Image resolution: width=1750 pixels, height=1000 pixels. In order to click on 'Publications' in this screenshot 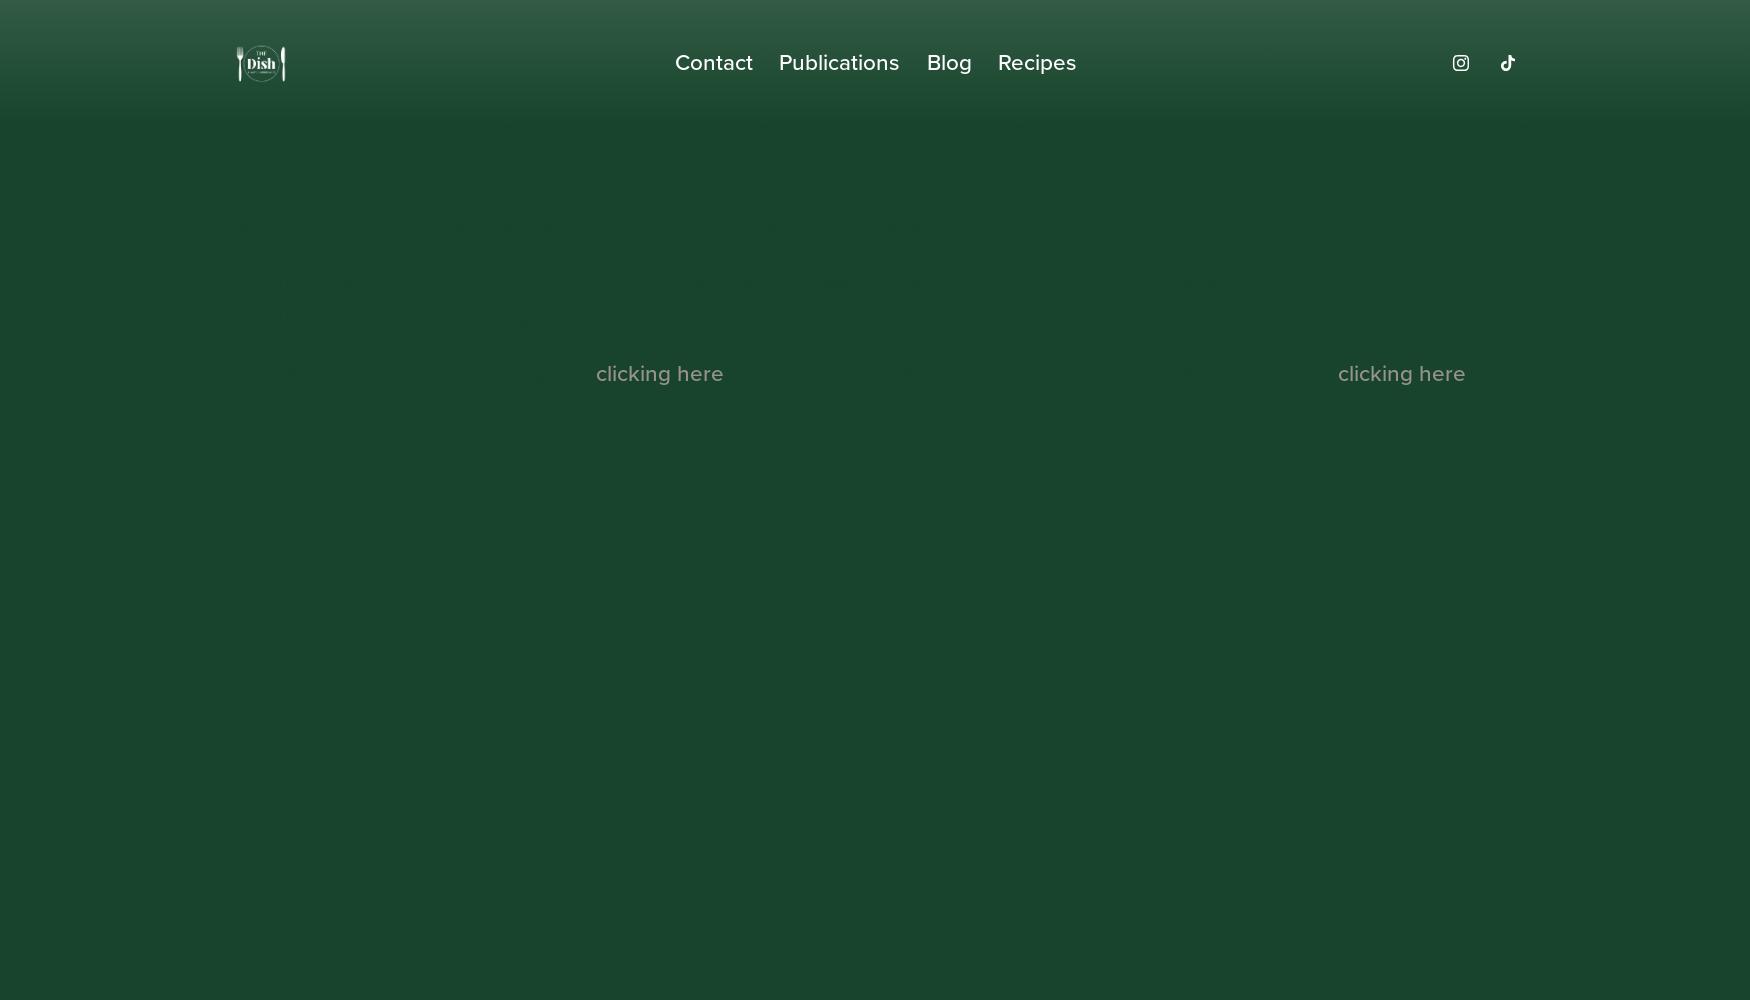, I will do `click(839, 62)`.